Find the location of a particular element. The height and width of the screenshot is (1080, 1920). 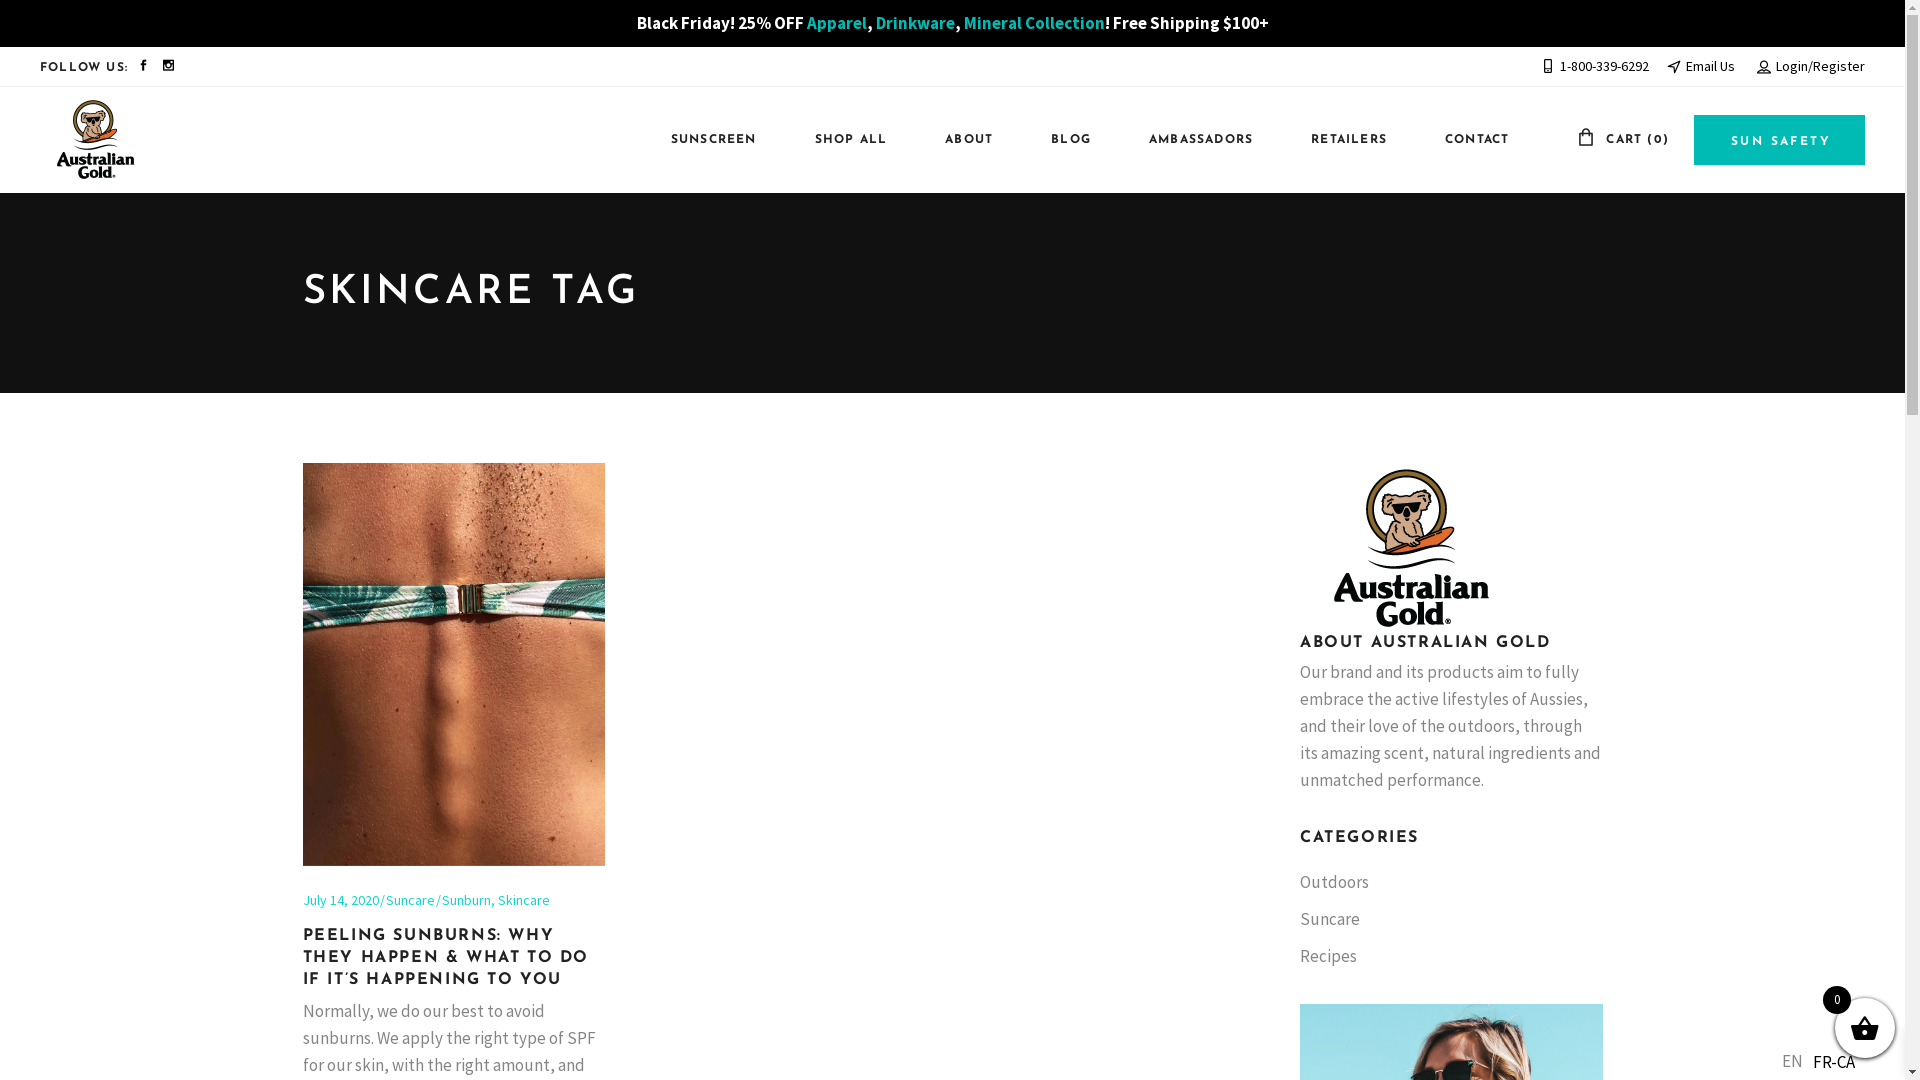

'Login/Register' is located at coordinates (1810, 64).